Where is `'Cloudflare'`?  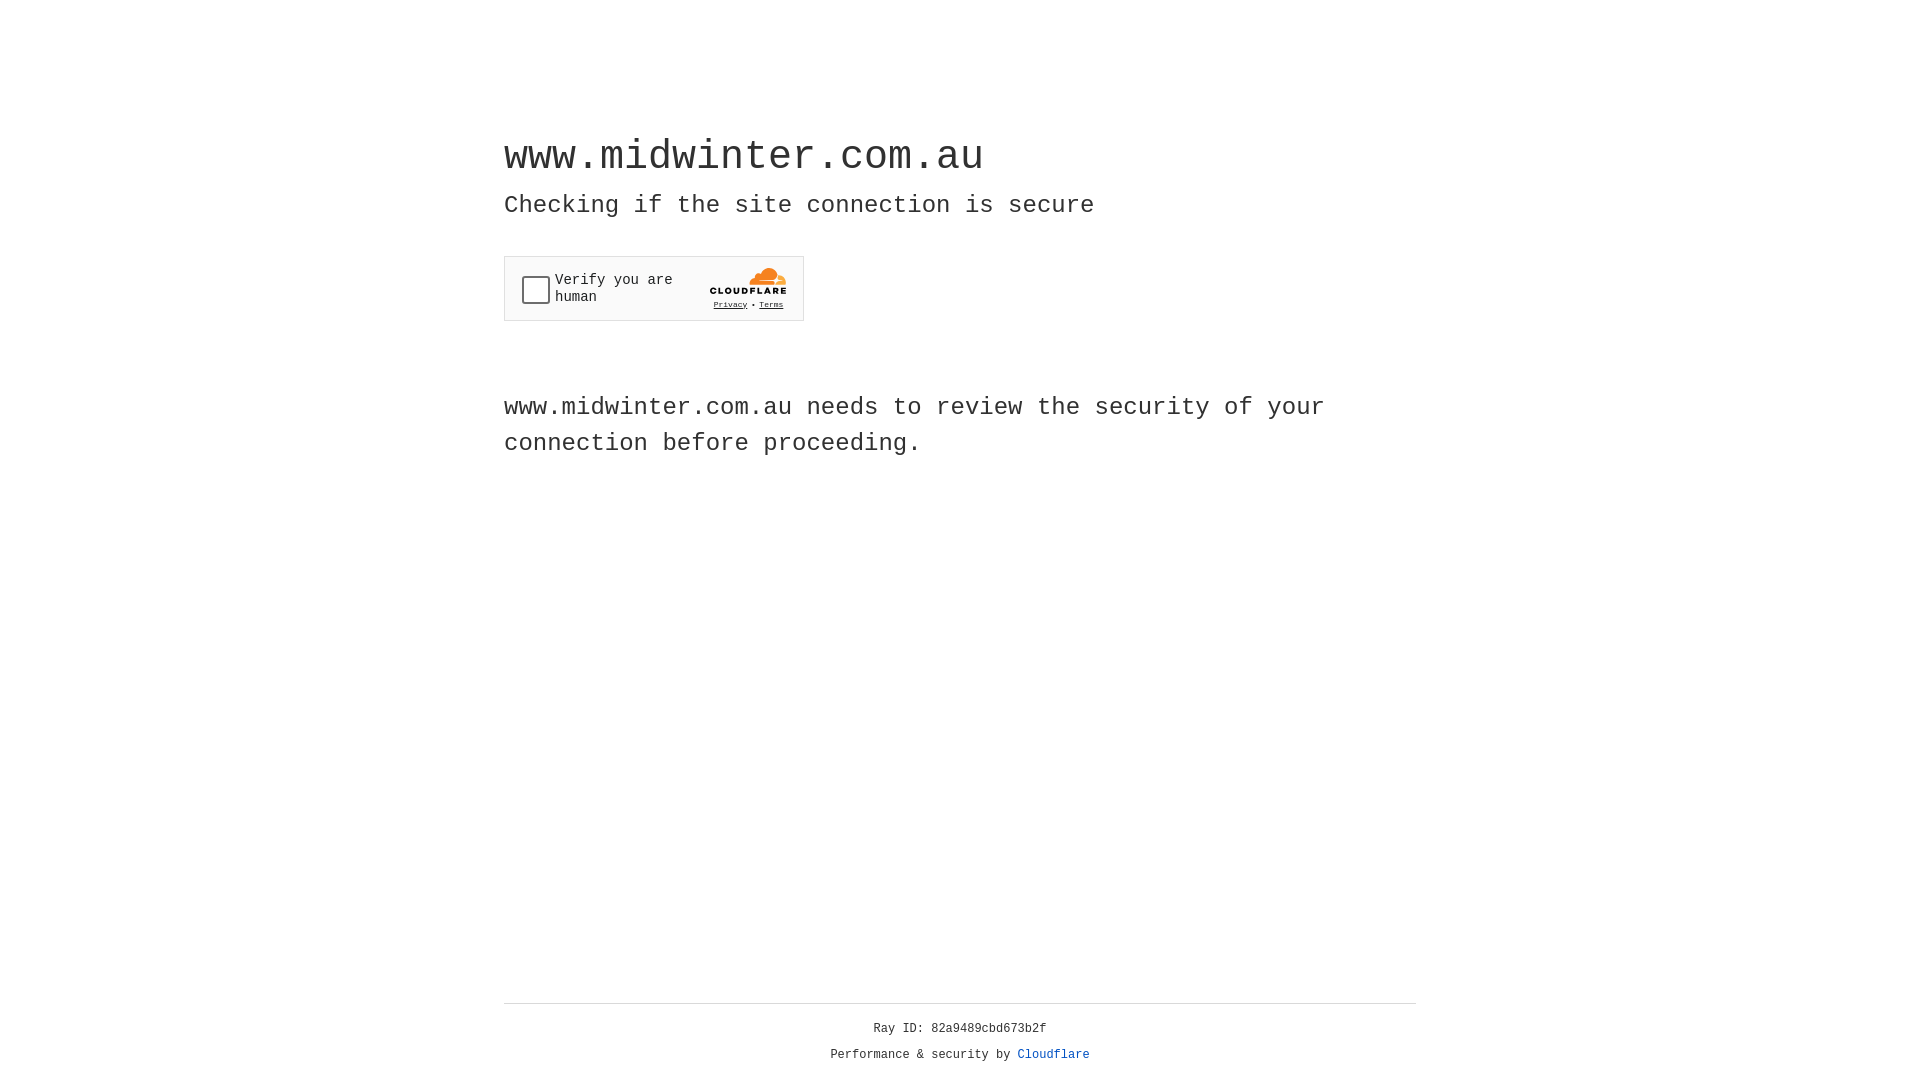 'Cloudflare' is located at coordinates (1017, 1054).